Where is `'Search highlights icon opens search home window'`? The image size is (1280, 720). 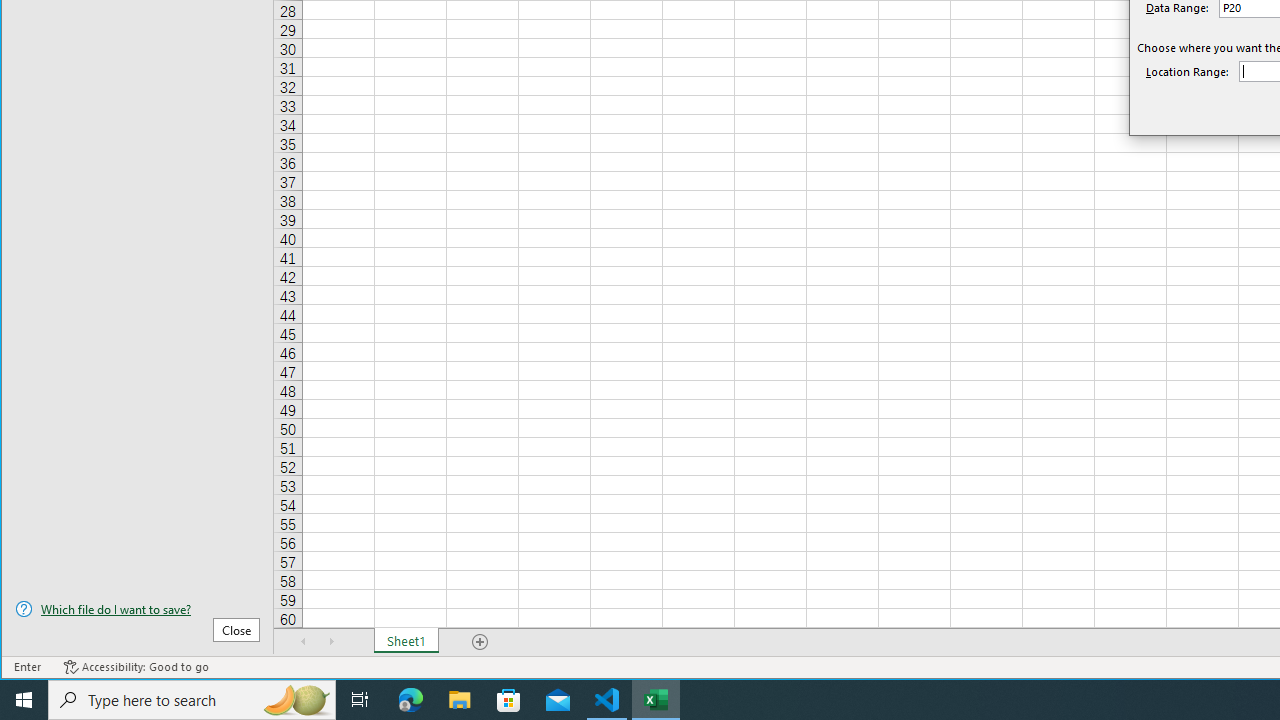 'Search highlights icon opens search home window' is located at coordinates (294, 698).